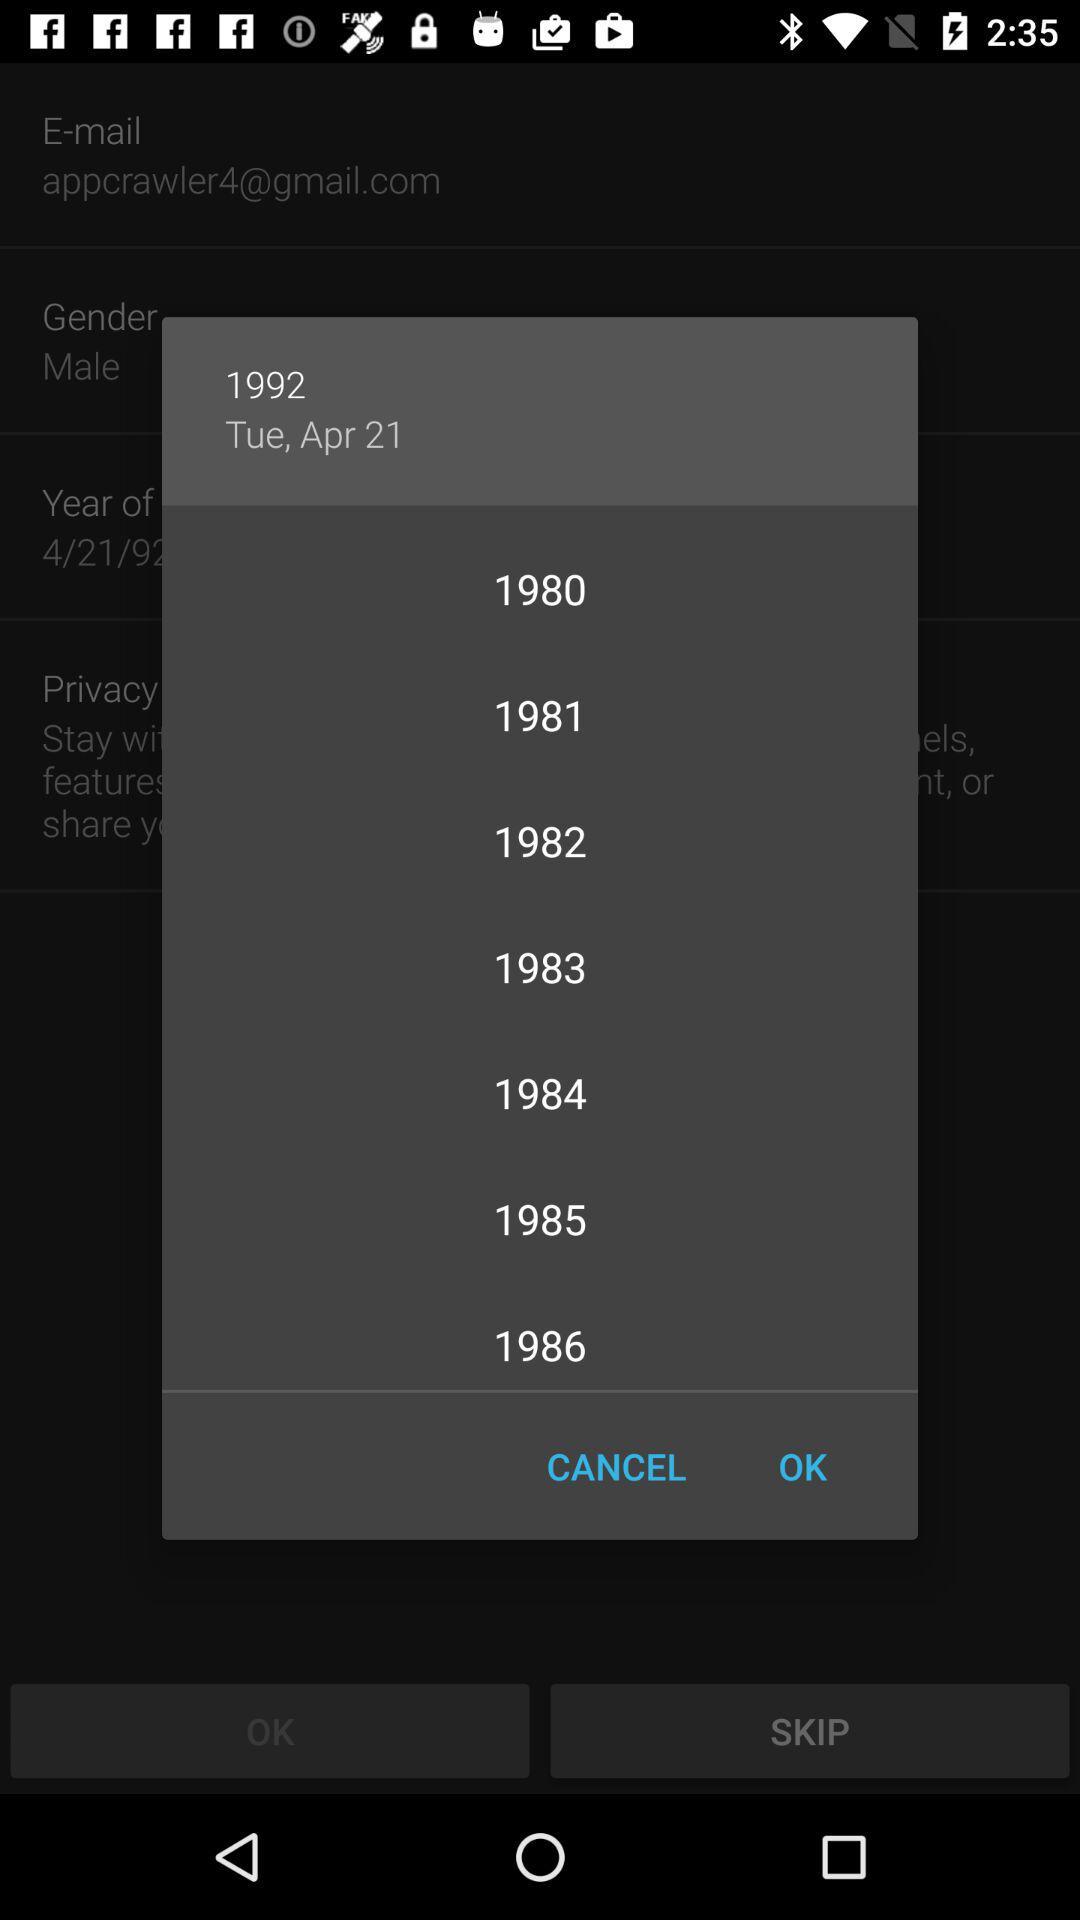 This screenshot has width=1080, height=1920. I want to click on app below the 1992 app, so click(315, 432).